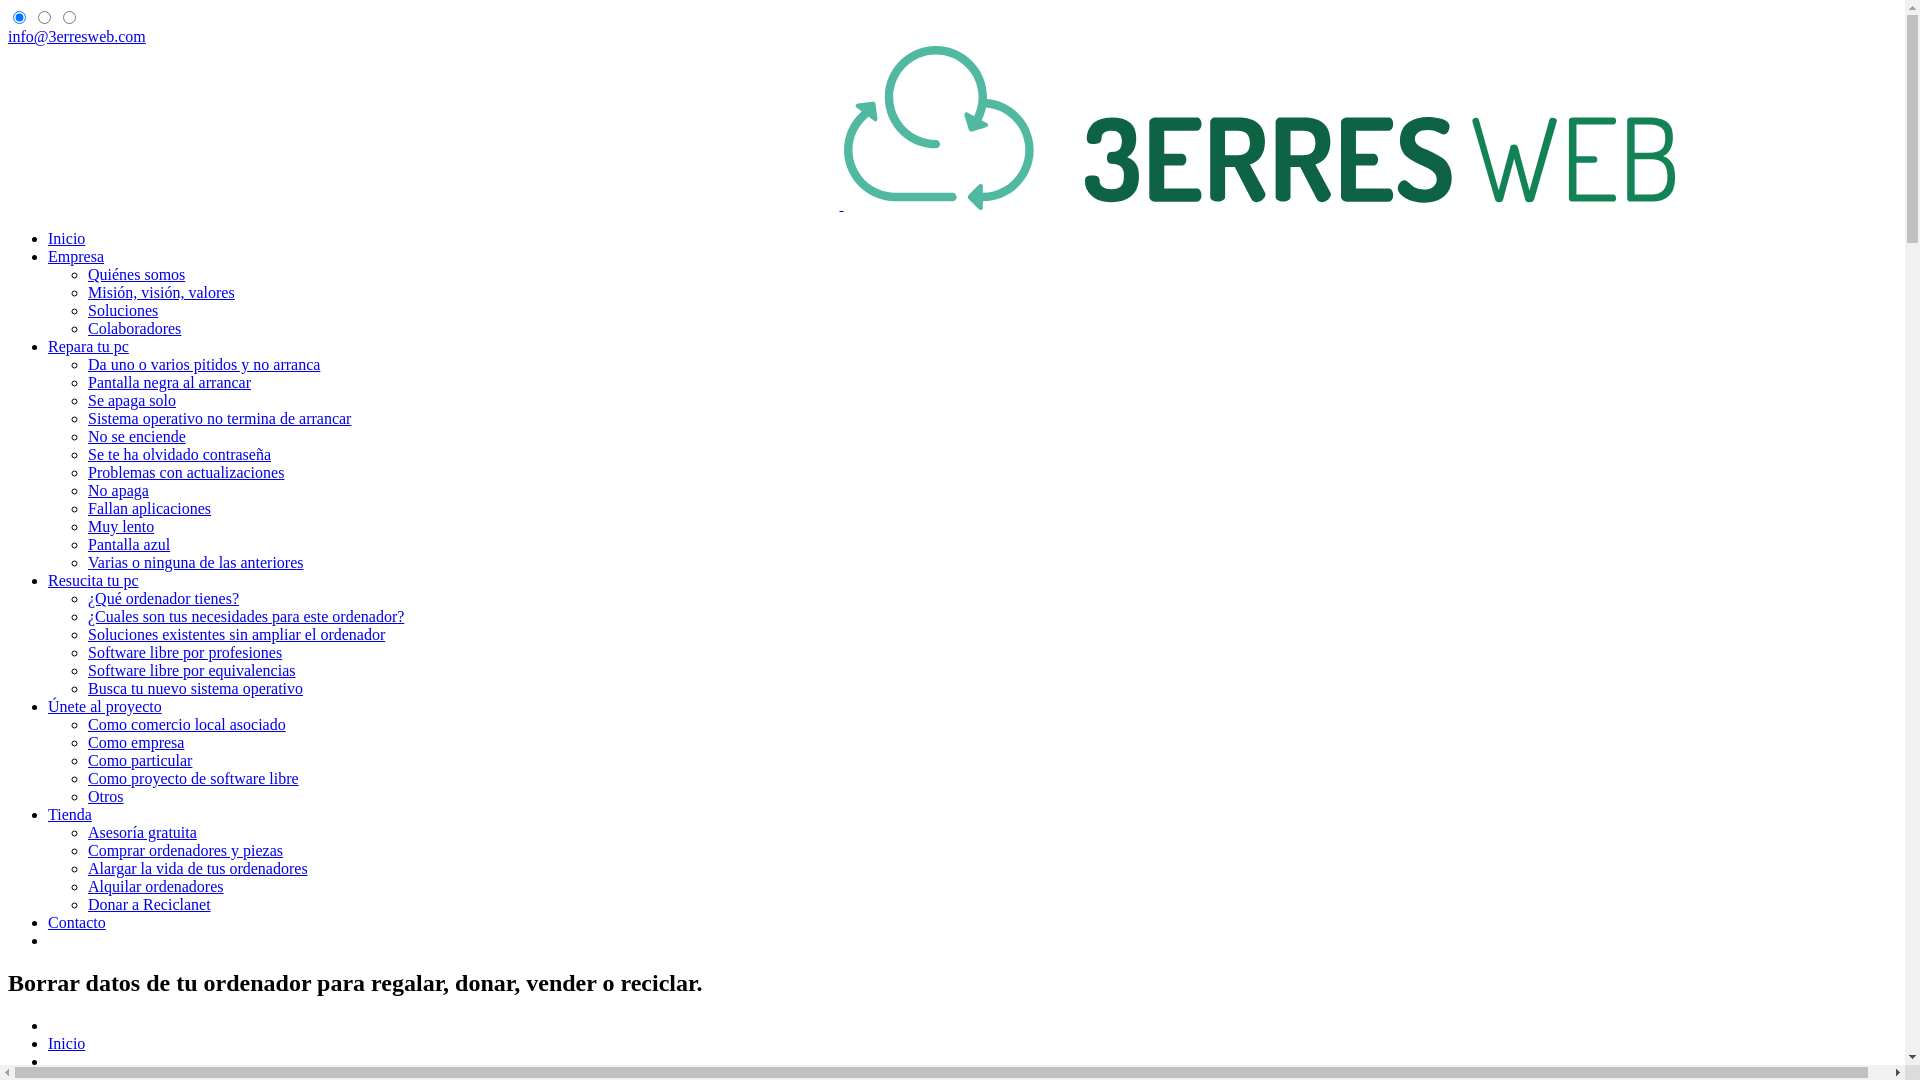 This screenshot has height=1080, width=1920. What do you see at coordinates (8, 36) in the screenshot?
I see `'info@3erresweb.com'` at bounding box center [8, 36].